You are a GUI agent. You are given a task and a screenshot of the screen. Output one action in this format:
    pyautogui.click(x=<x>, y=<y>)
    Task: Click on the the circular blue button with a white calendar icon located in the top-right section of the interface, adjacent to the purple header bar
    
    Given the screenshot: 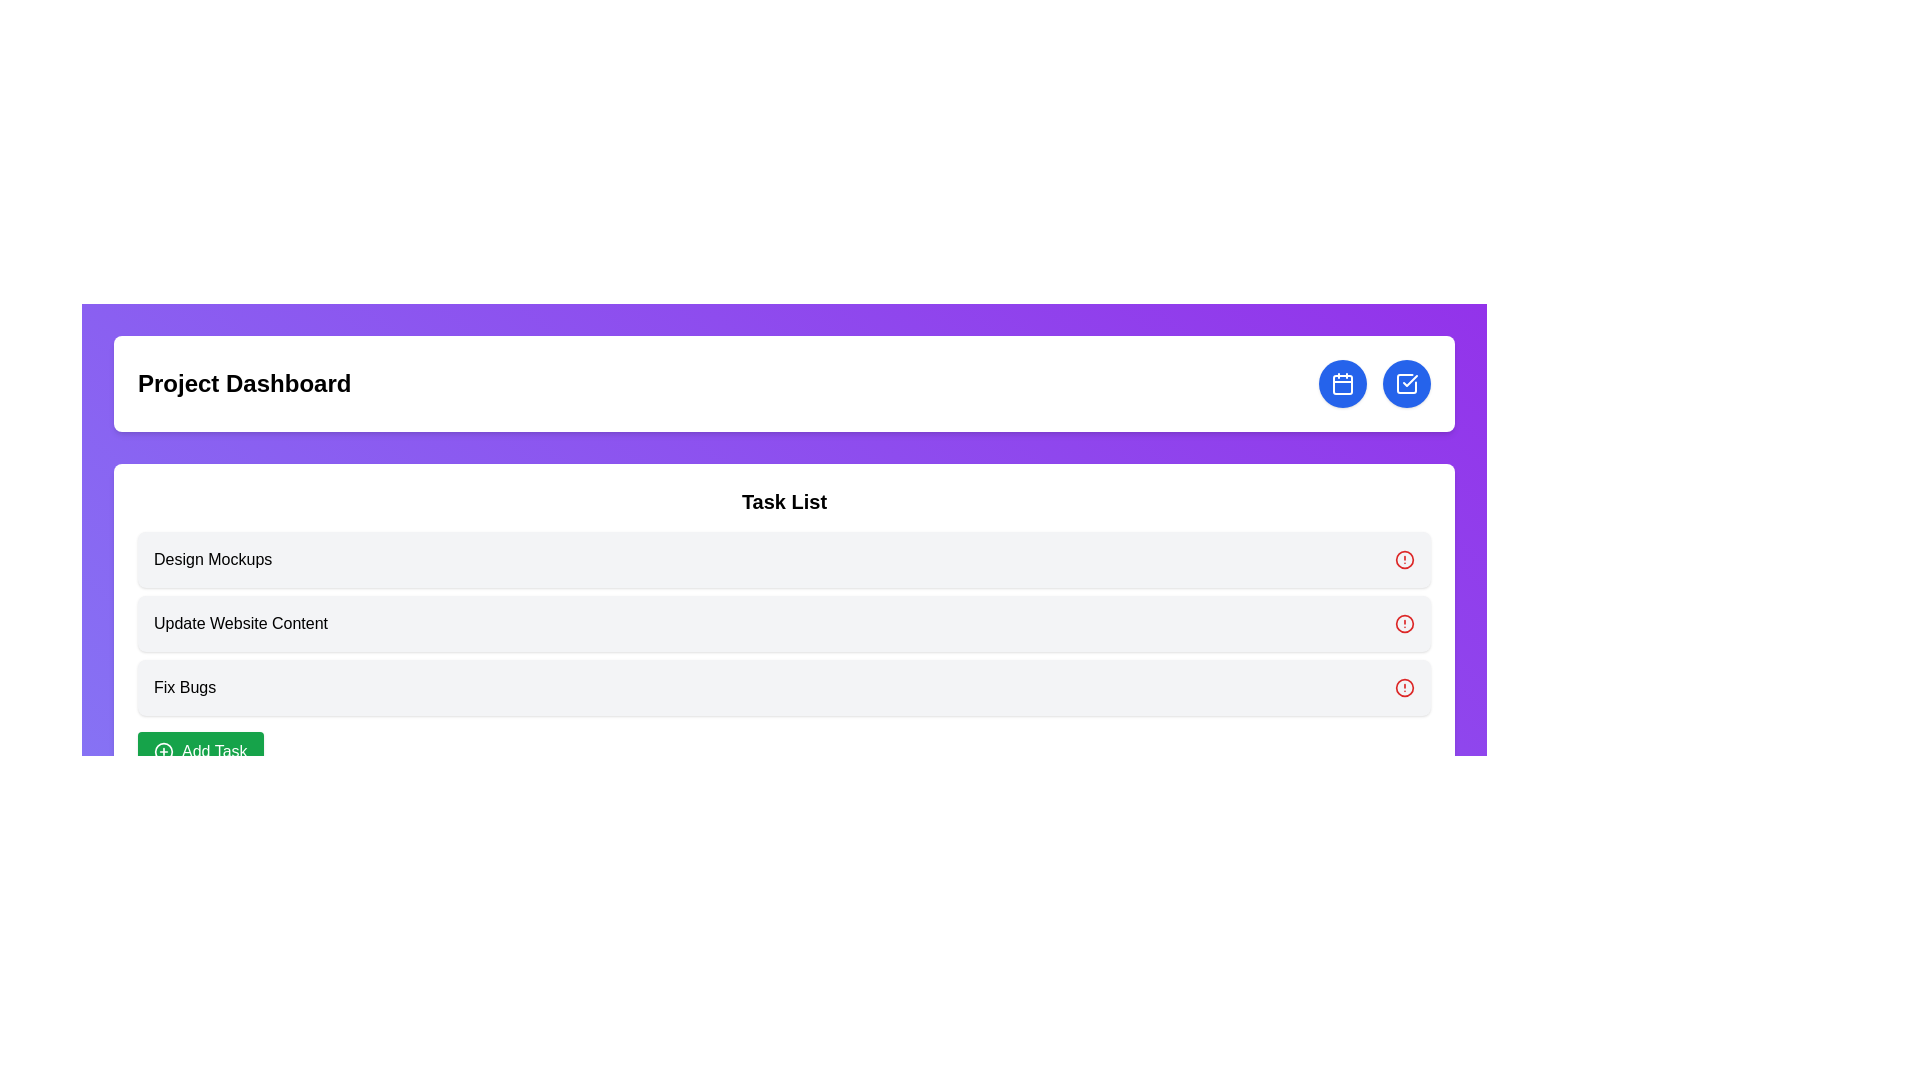 What is the action you would take?
    pyautogui.click(x=1343, y=384)
    